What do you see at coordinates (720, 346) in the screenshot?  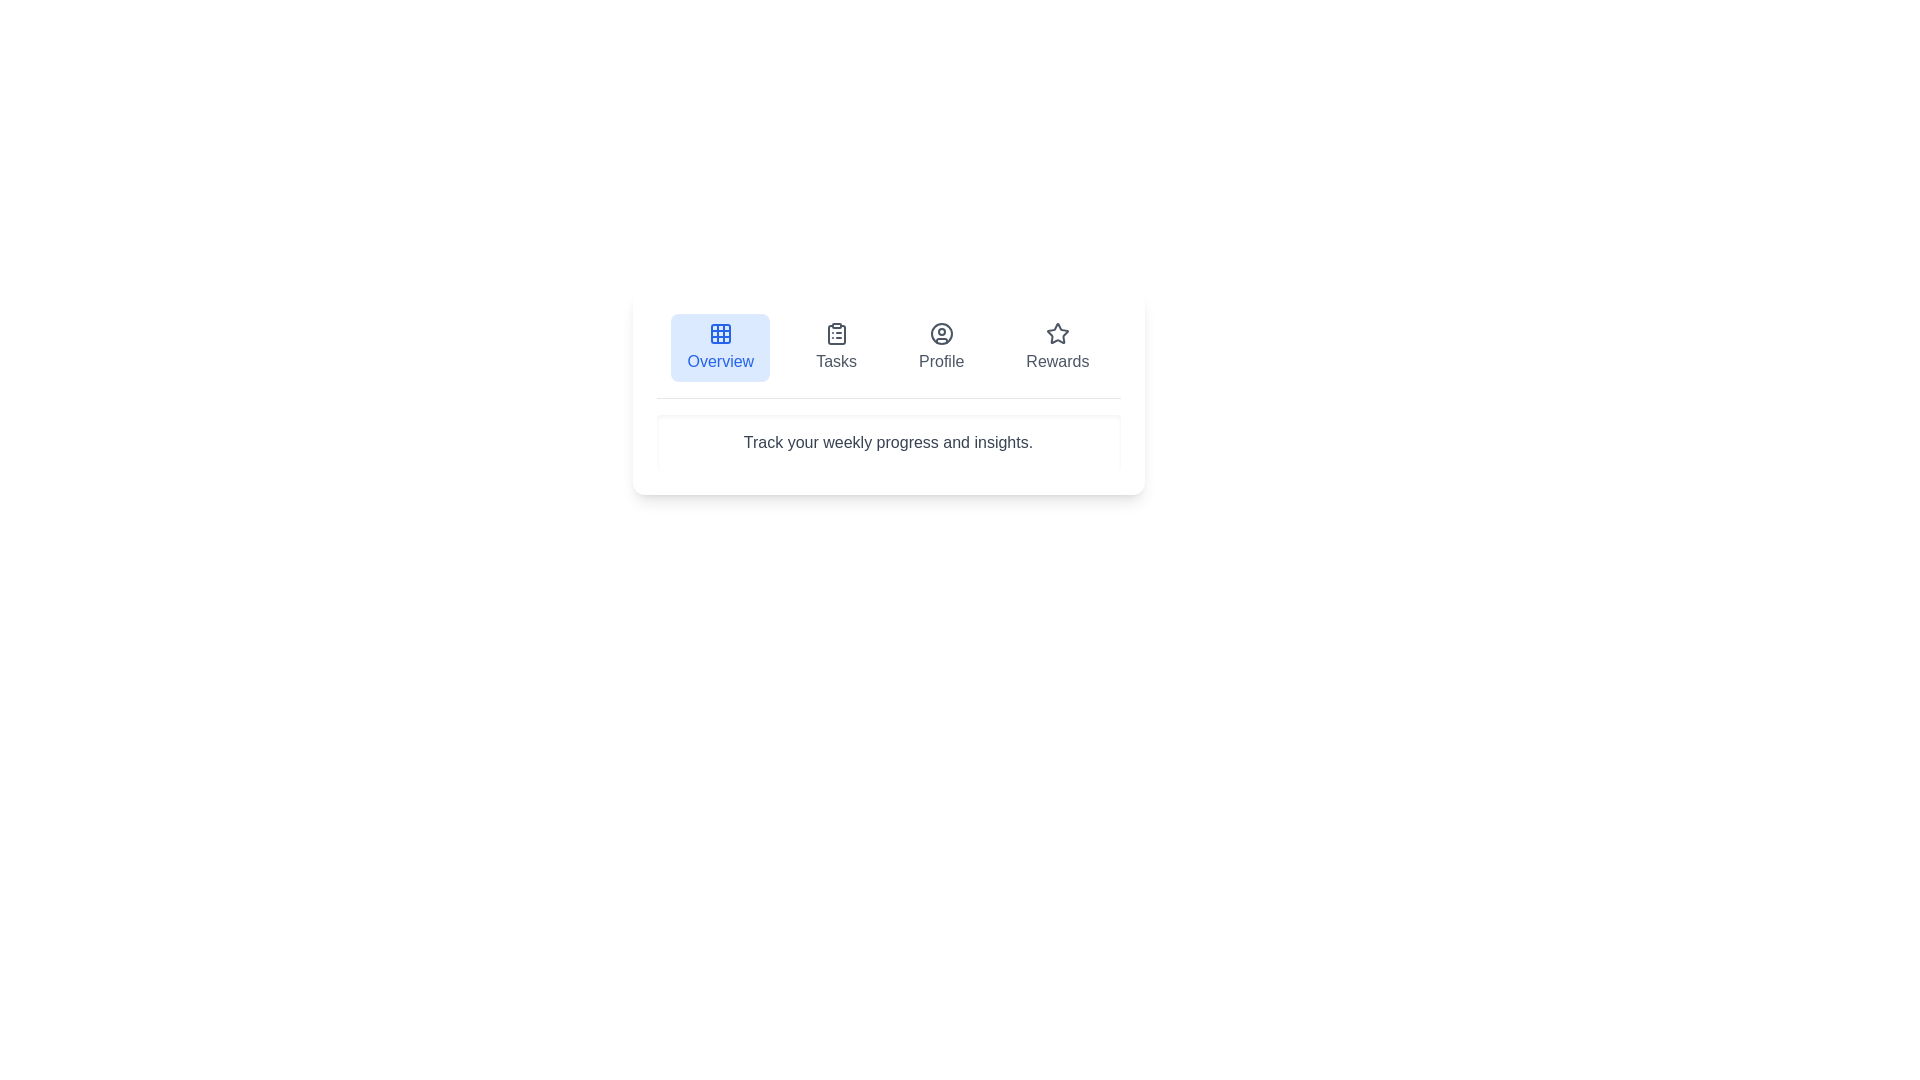 I see `the 'Overview' button` at bounding box center [720, 346].